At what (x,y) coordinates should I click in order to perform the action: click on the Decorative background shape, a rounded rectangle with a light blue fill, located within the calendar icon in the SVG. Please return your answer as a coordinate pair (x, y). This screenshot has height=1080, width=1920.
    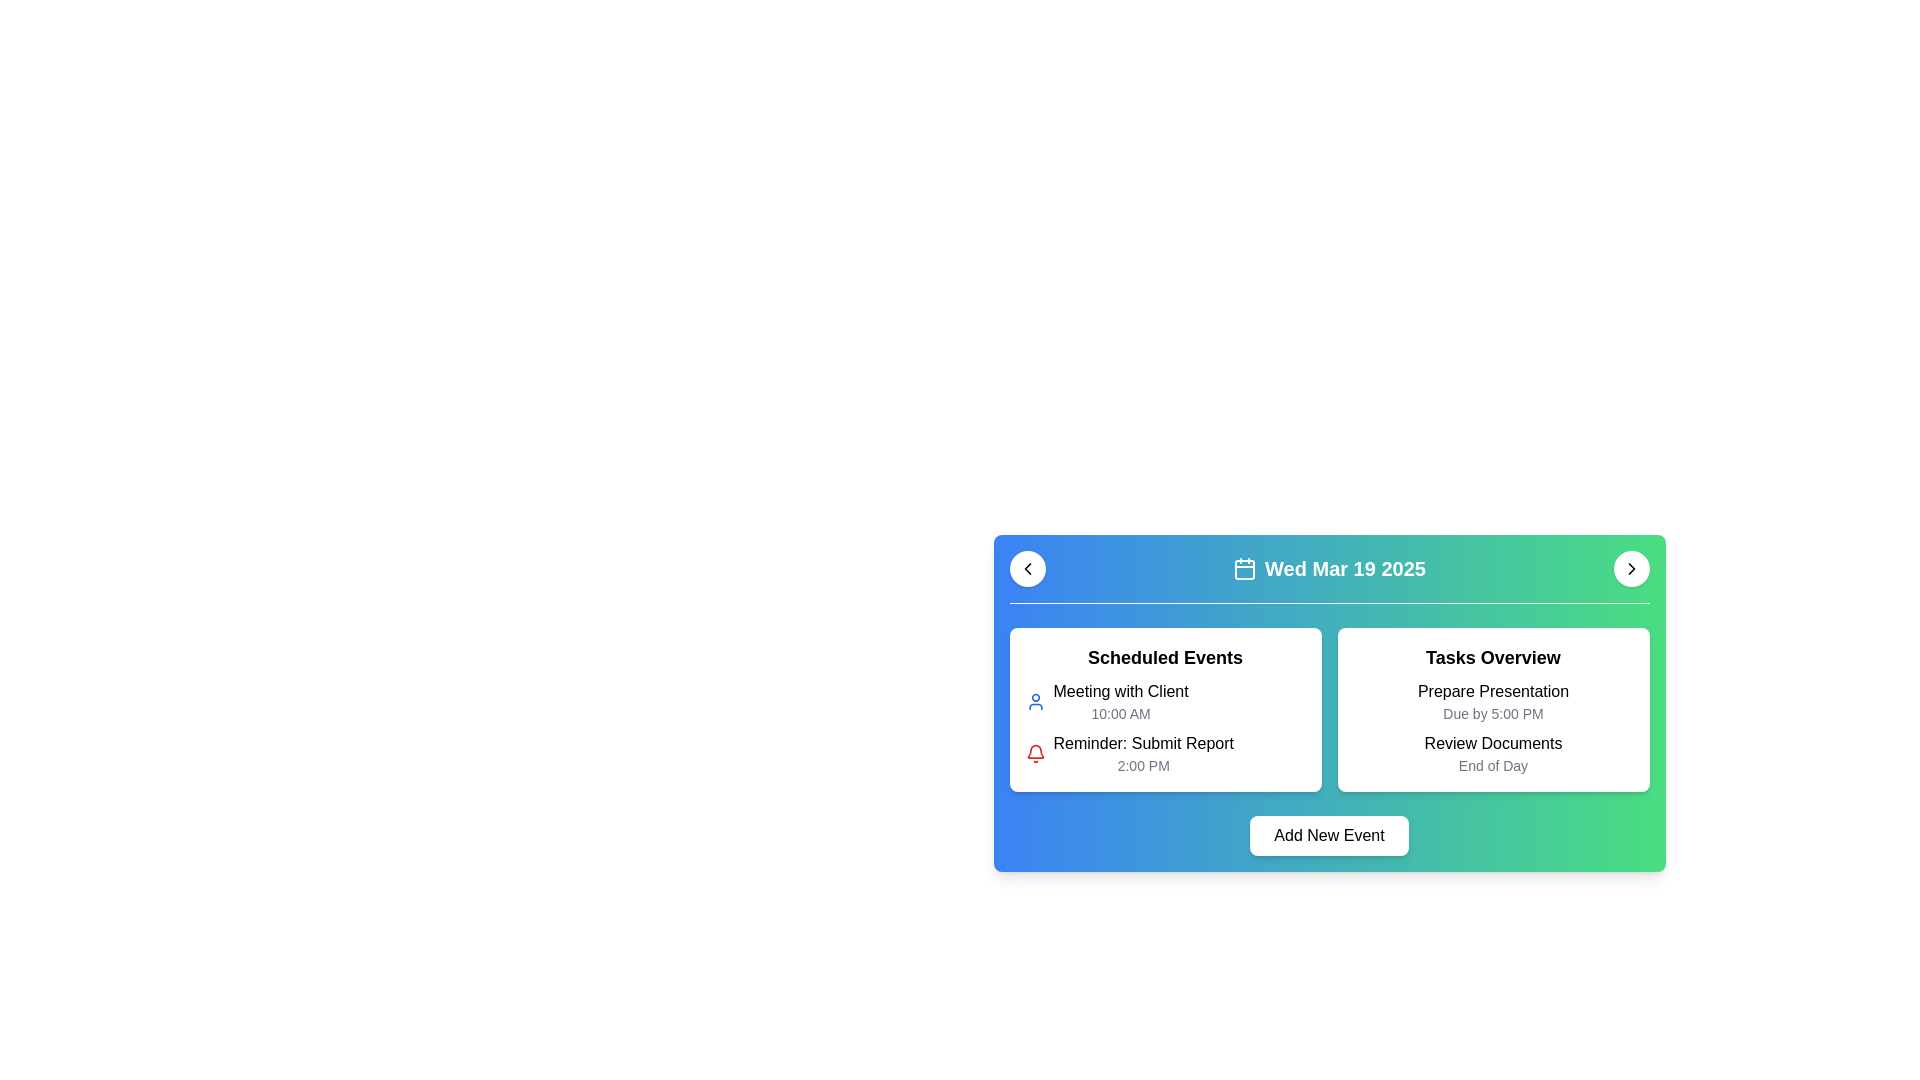
    Looking at the image, I should click on (1244, 570).